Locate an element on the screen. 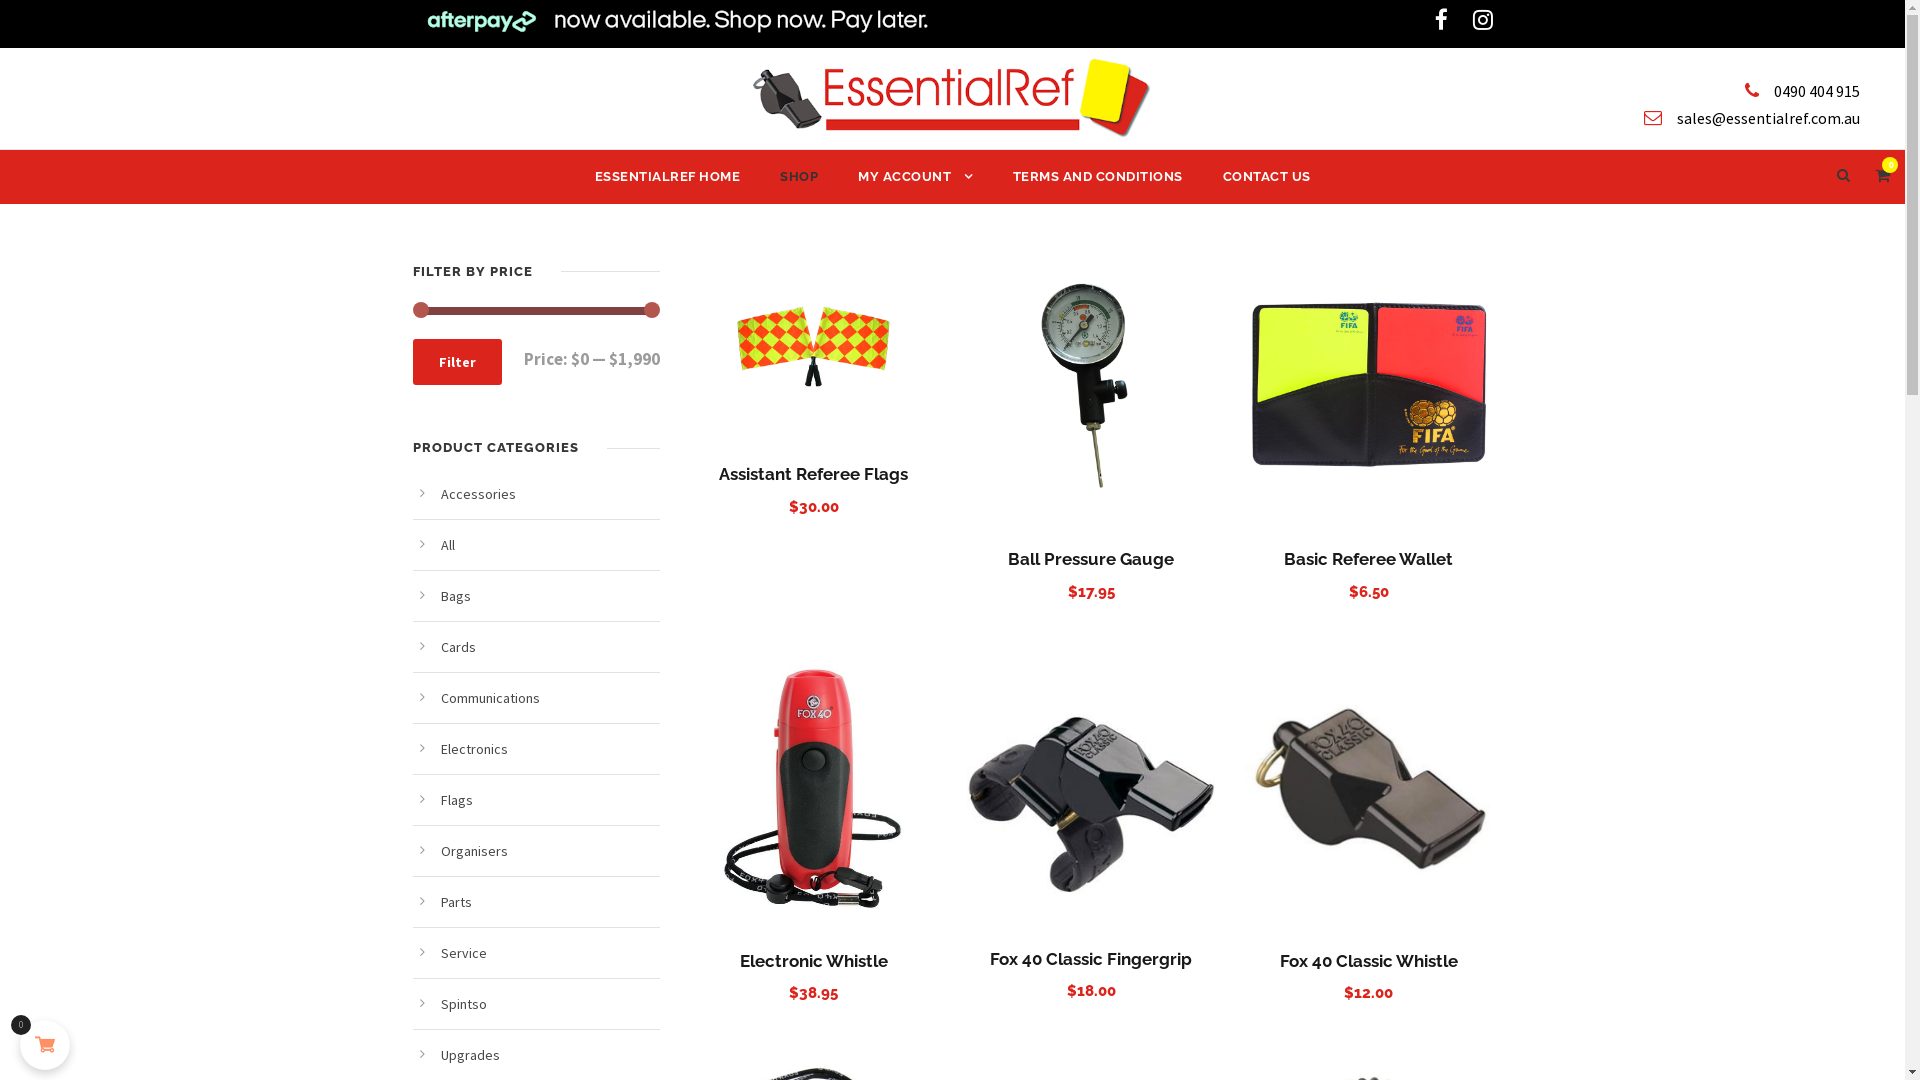 The width and height of the screenshot is (1920, 1080). 'Service' is located at coordinates (461, 951).